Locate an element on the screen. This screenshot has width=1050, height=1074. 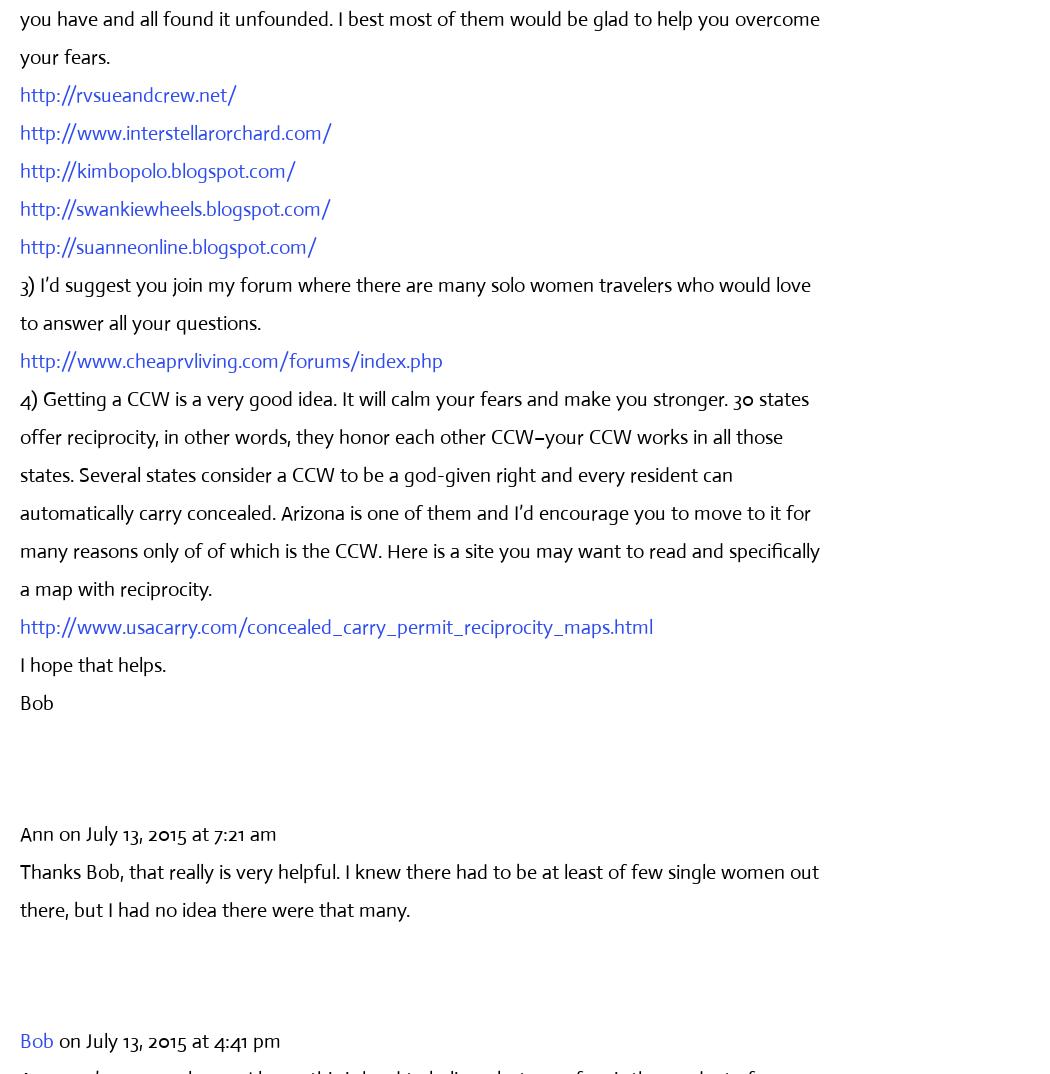
'http://suanneonline.blogspot.com/' is located at coordinates (19, 245).